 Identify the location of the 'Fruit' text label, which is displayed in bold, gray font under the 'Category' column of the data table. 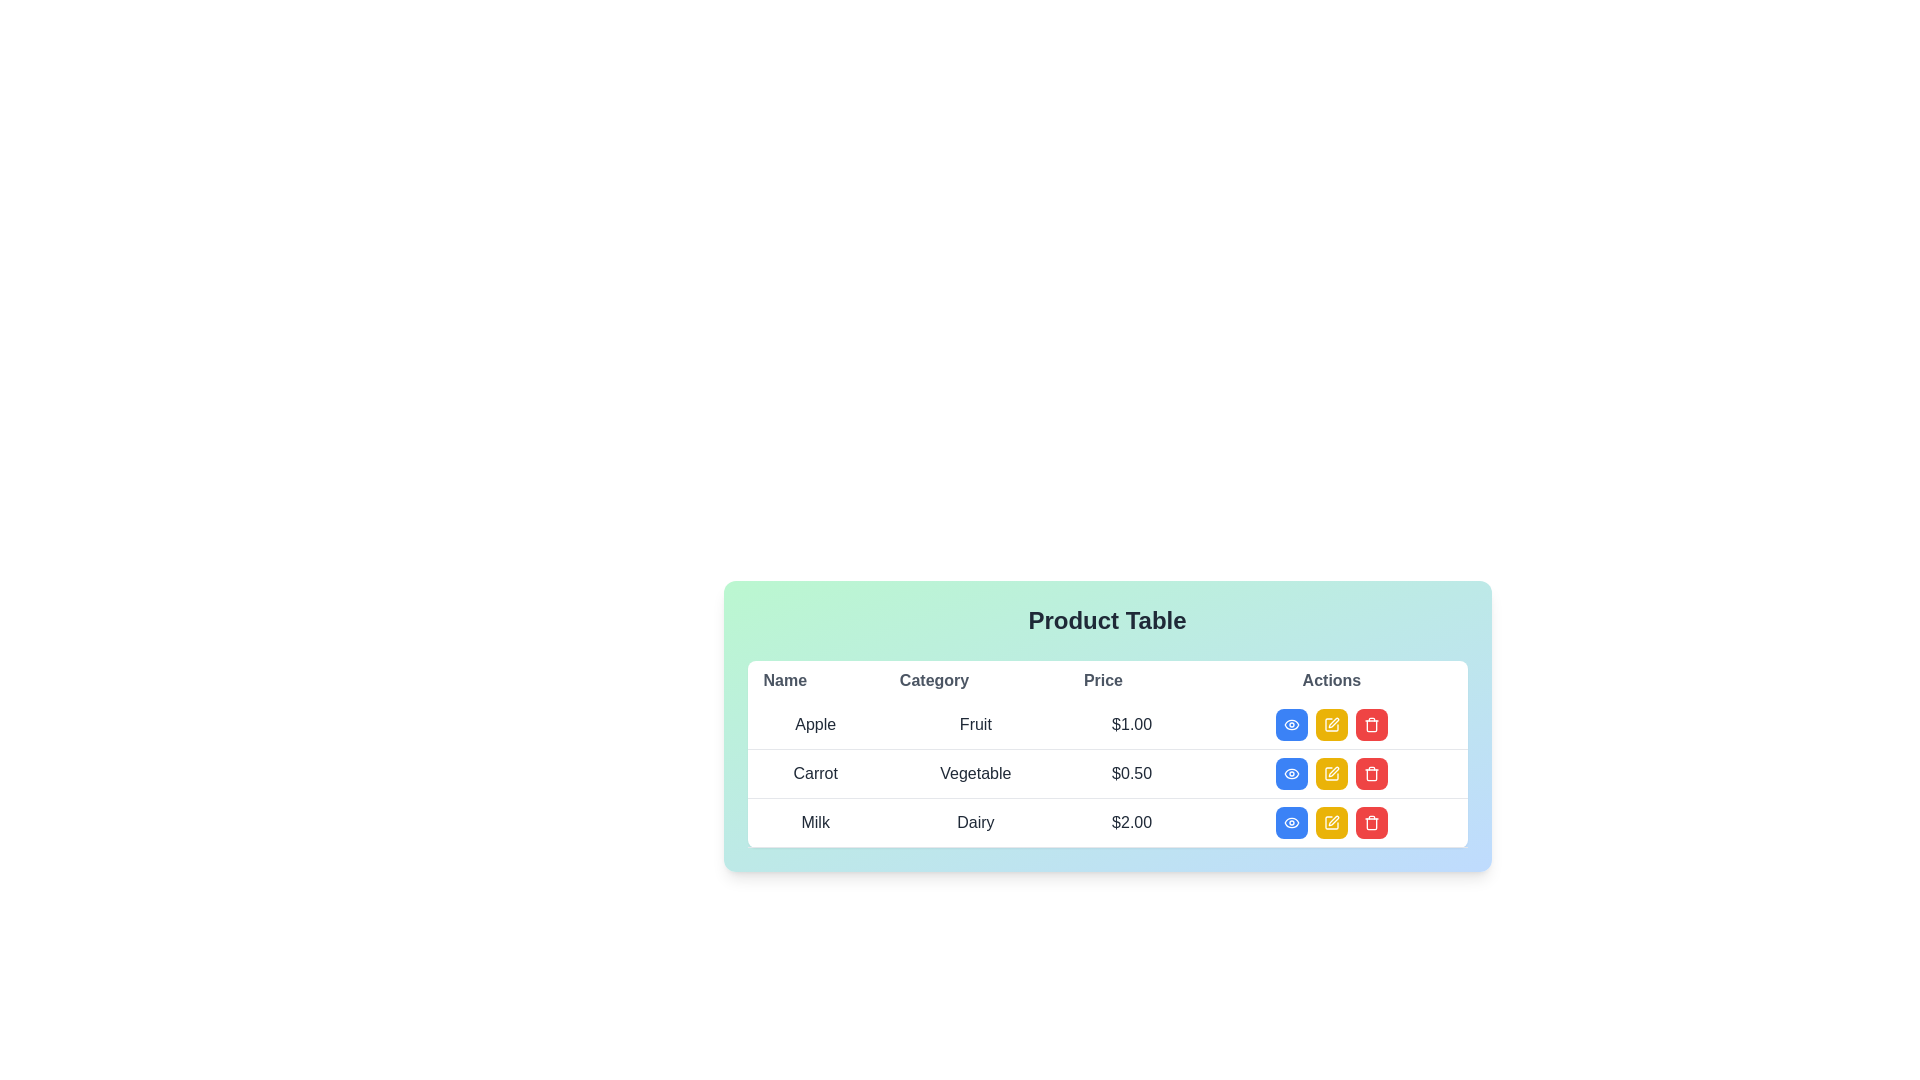
(975, 725).